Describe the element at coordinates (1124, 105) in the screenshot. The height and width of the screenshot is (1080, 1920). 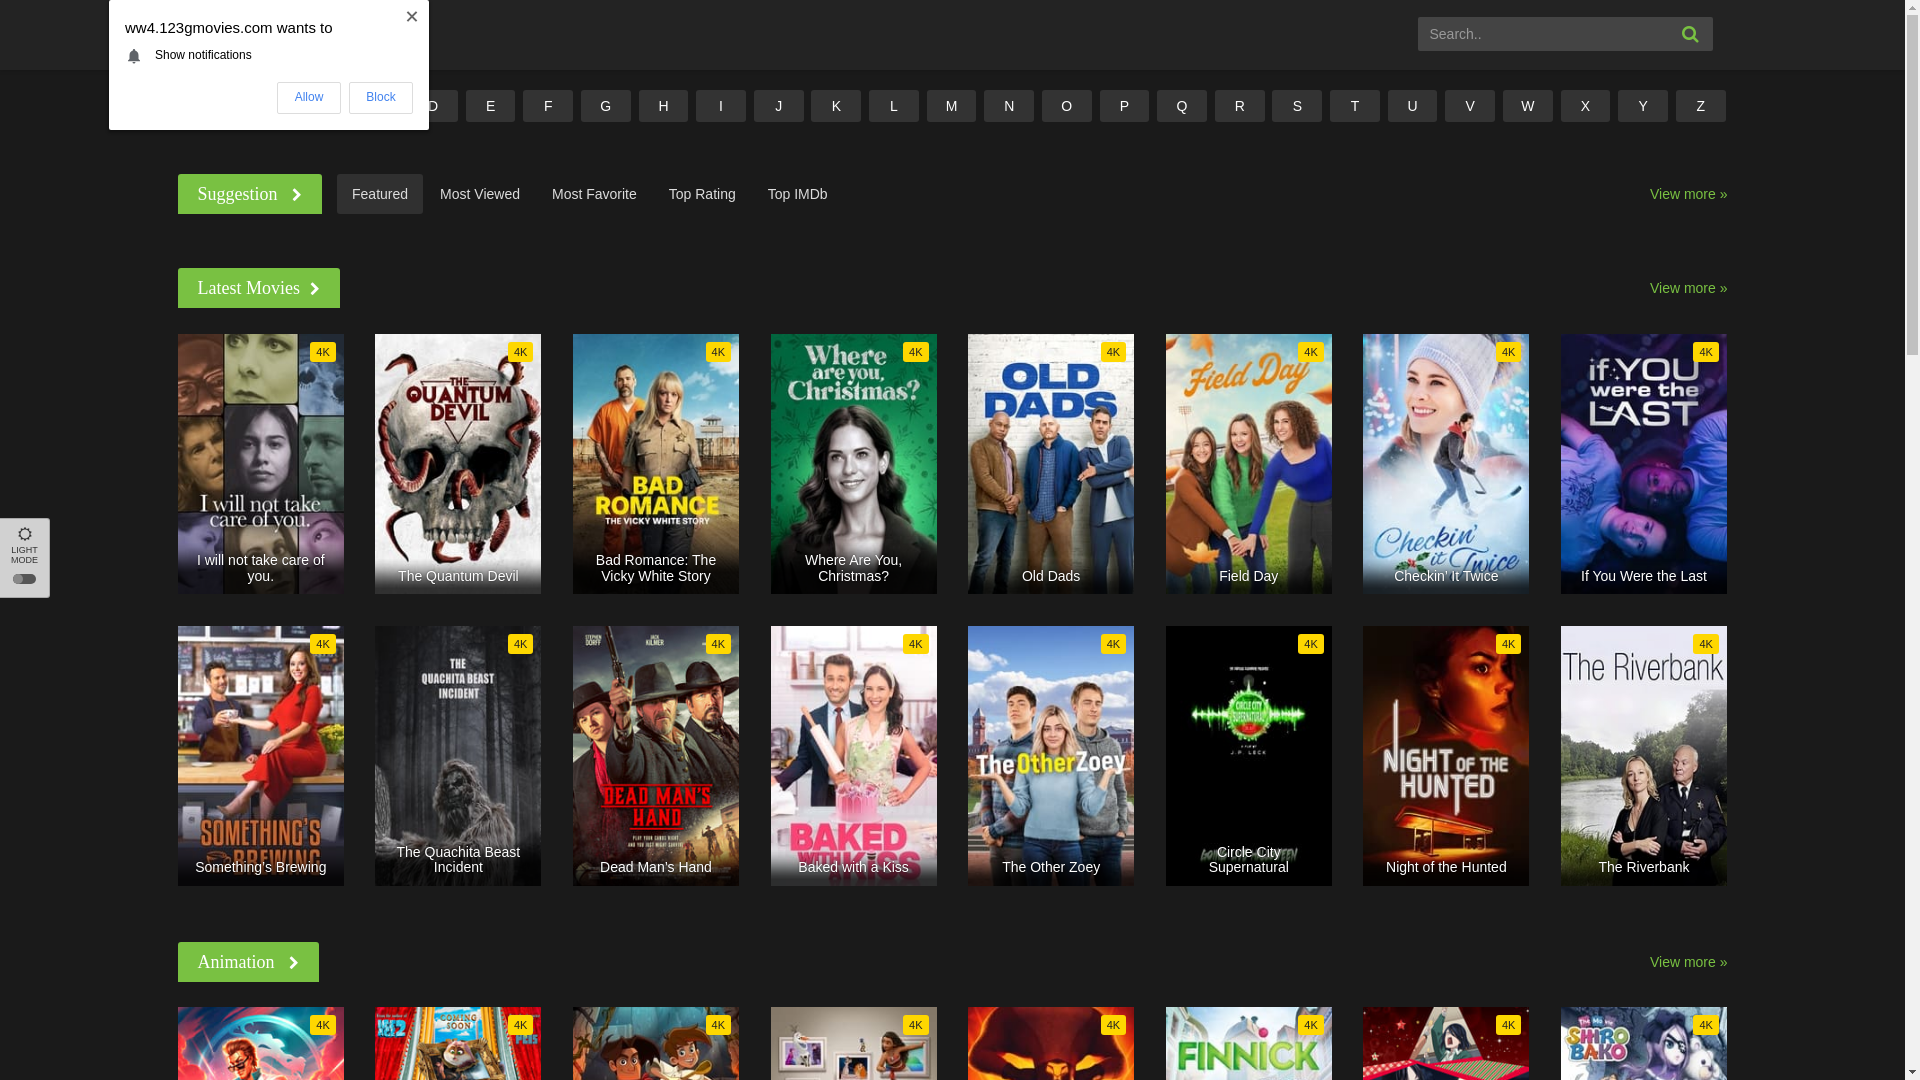
I see `'P'` at that location.